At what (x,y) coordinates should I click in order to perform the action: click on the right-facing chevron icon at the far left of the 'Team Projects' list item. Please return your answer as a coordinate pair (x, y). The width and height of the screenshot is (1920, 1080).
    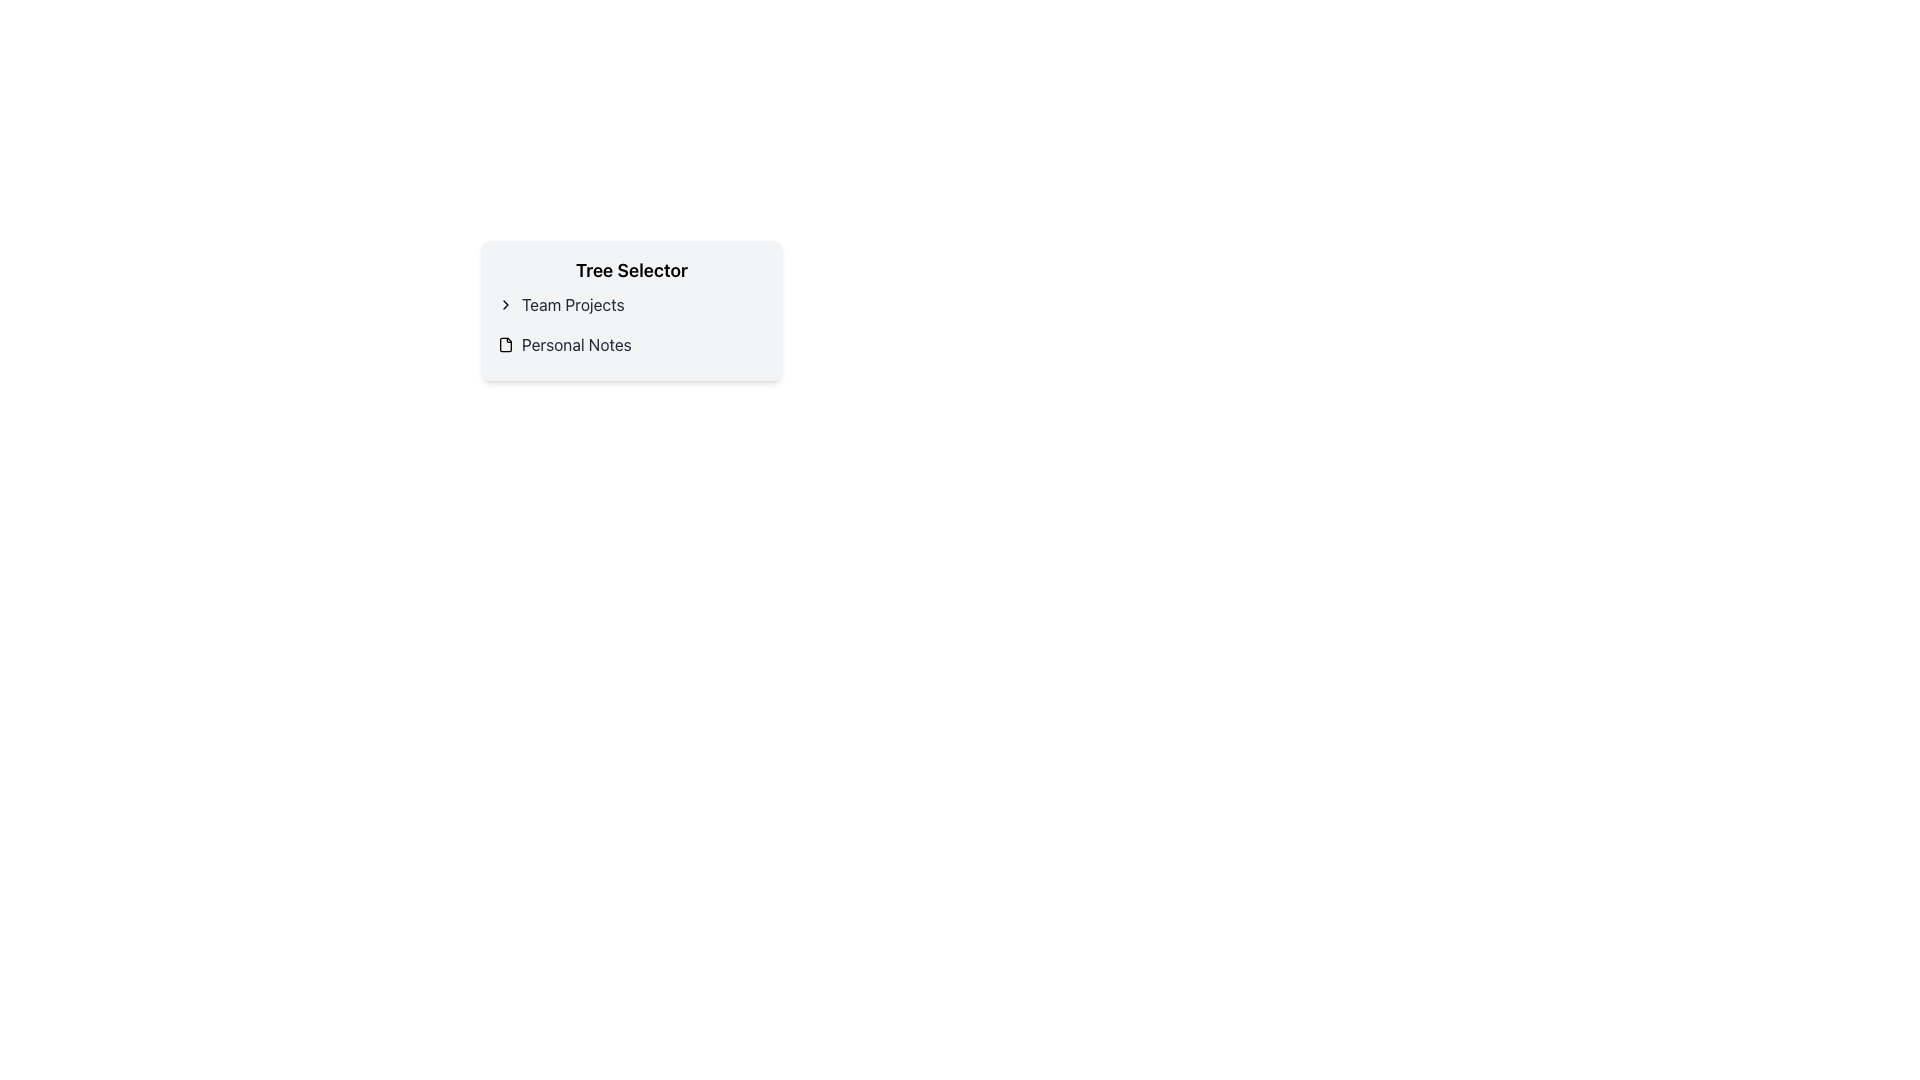
    Looking at the image, I should click on (505, 304).